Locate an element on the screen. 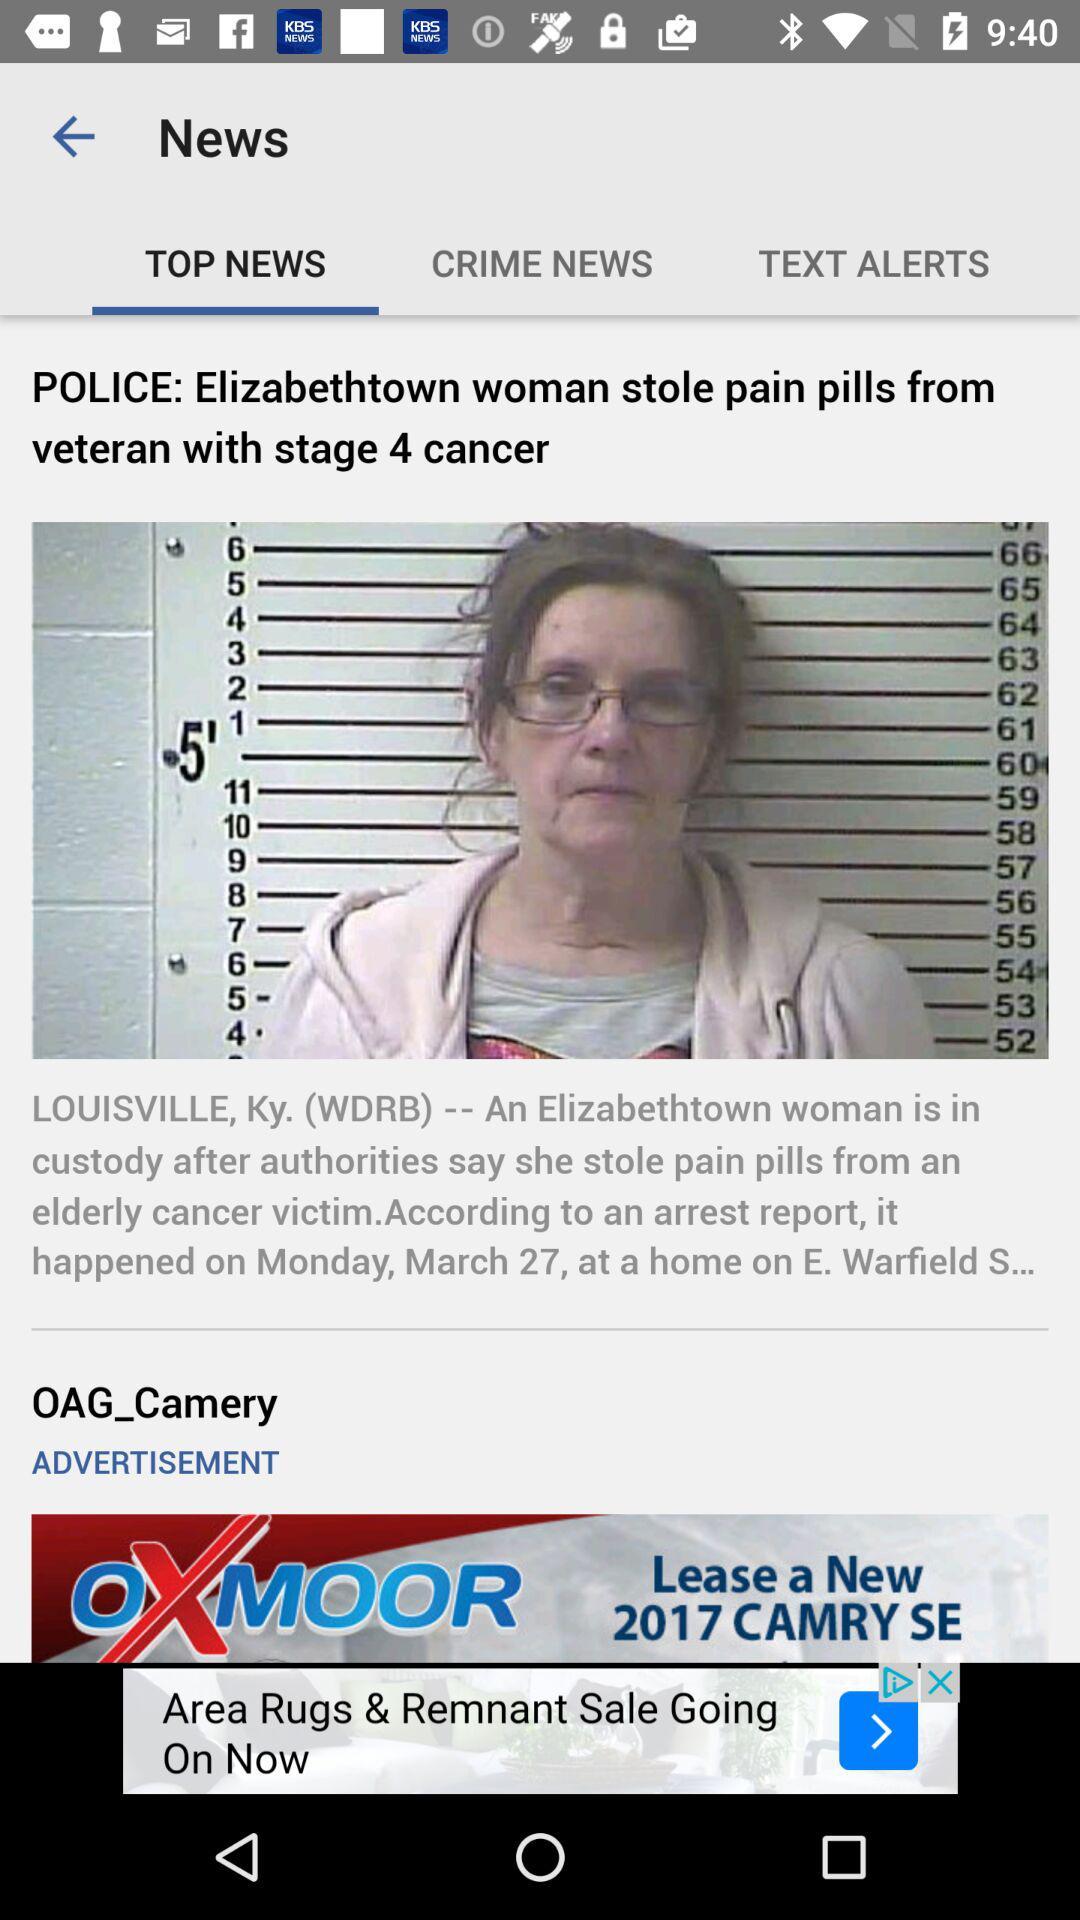 The width and height of the screenshot is (1080, 1920). advertisement image is located at coordinates (540, 1727).